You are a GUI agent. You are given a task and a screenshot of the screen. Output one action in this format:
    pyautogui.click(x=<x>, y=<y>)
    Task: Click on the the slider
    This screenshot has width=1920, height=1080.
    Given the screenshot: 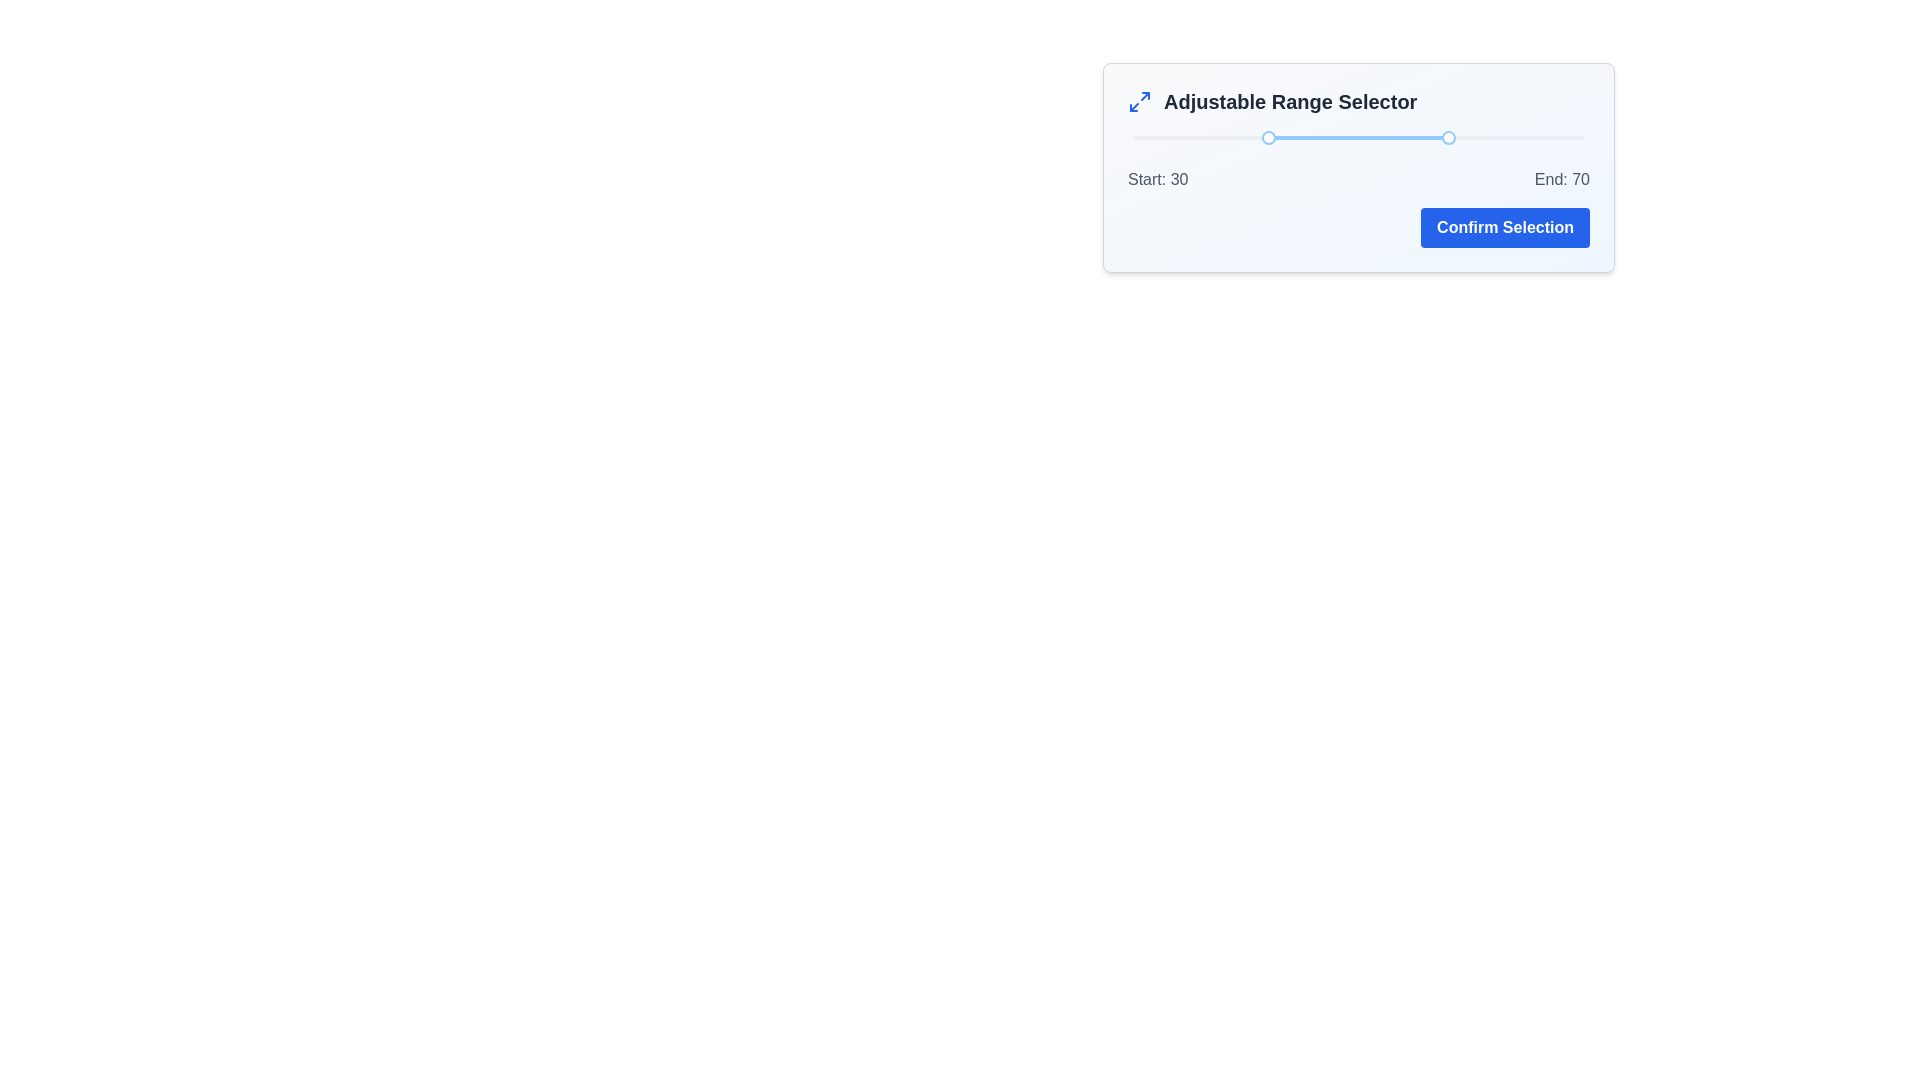 What is the action you would take?
    pyautogui.click(x=1410, y=137)
    